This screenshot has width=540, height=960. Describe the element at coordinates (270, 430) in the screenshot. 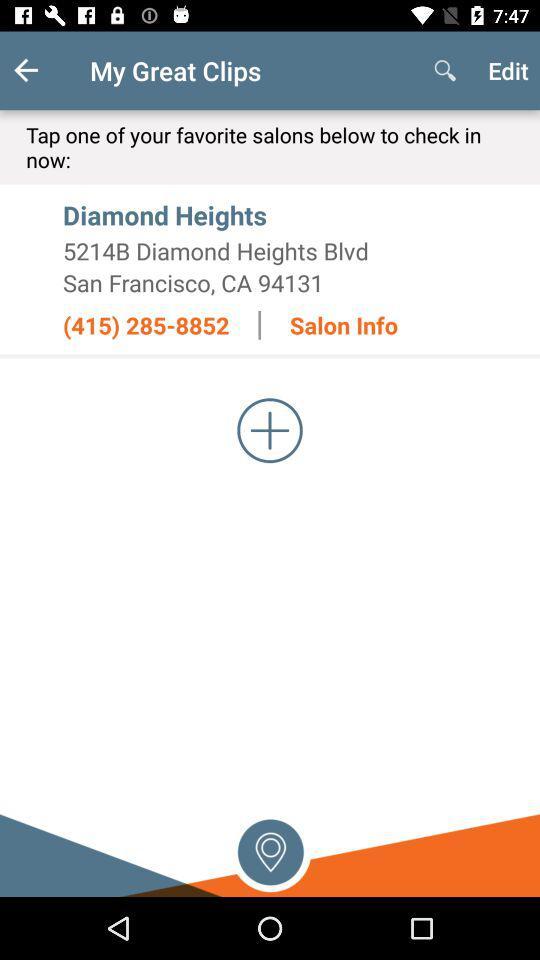

I see `the contact` at that location.